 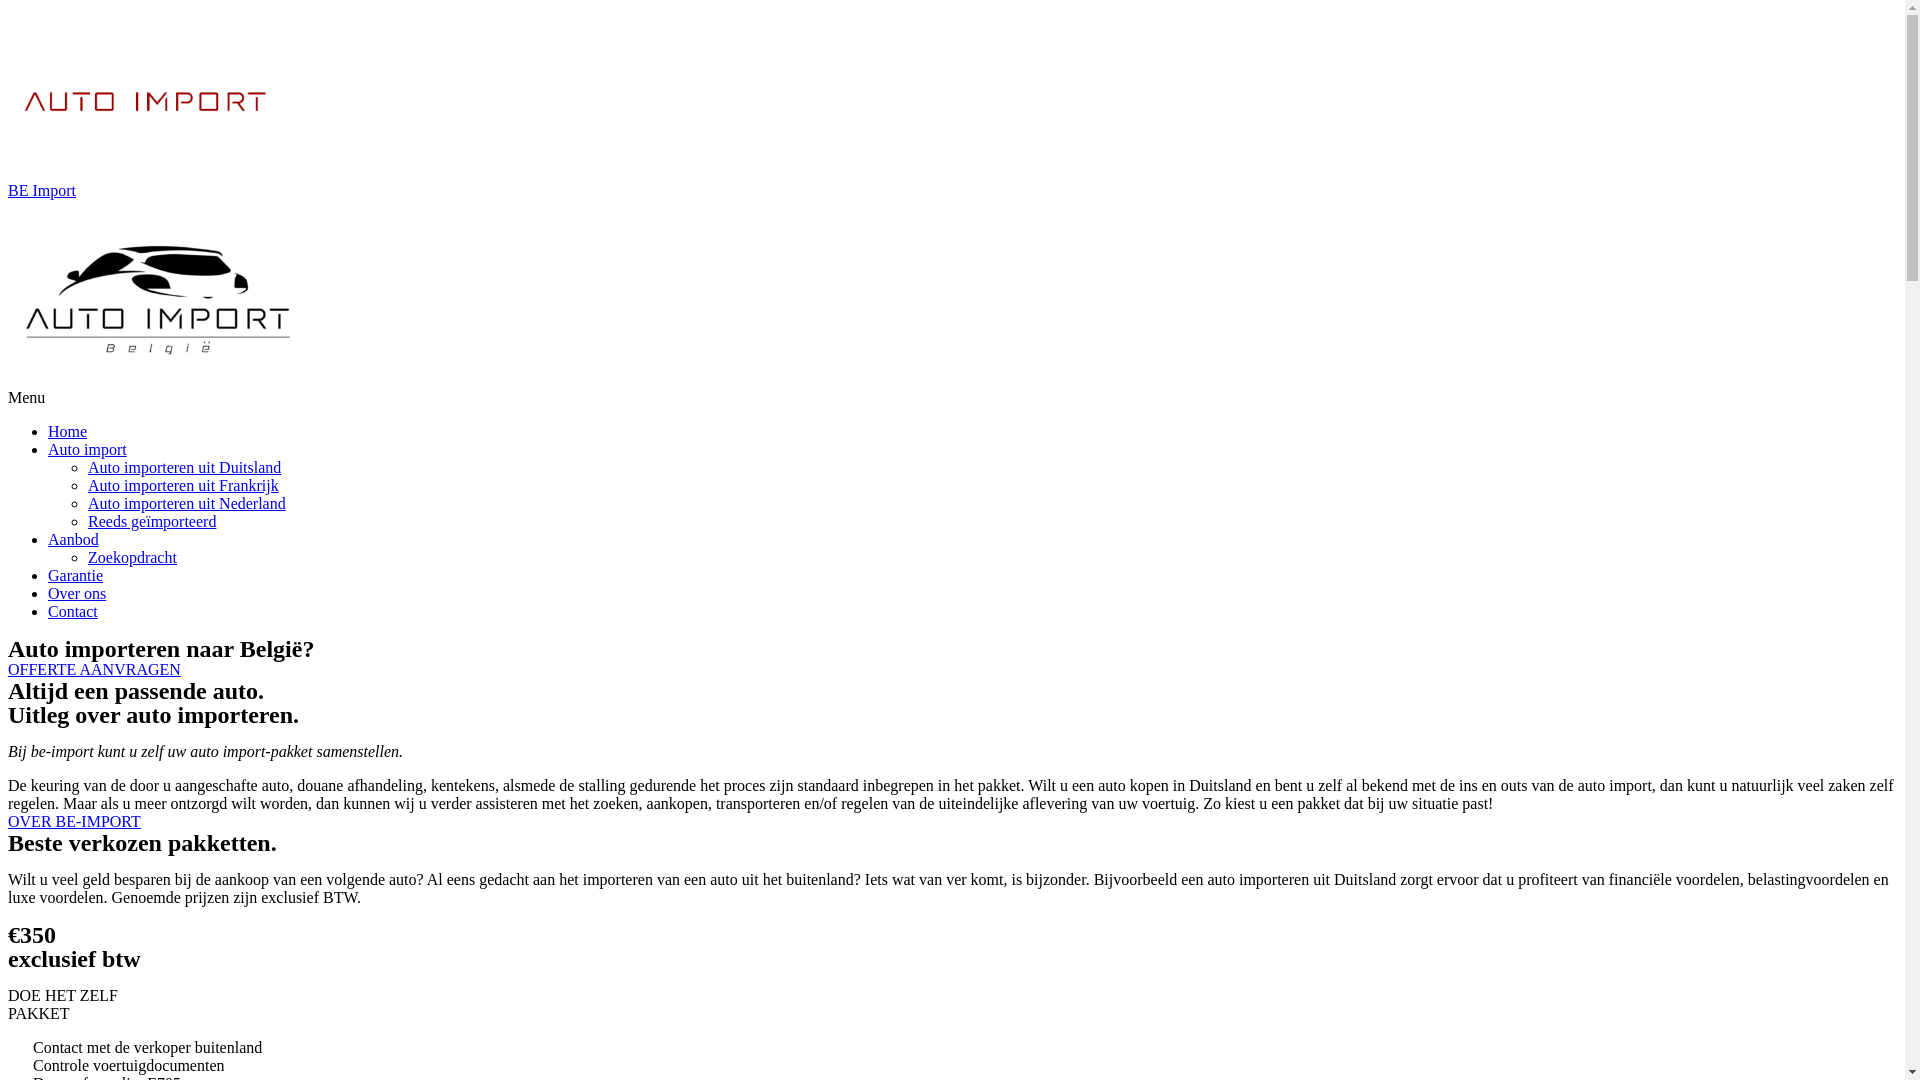 What do you see at coordinates (48, 575) in the screenshot?
I see `'Garantie'` at bounding box center [48, 575].